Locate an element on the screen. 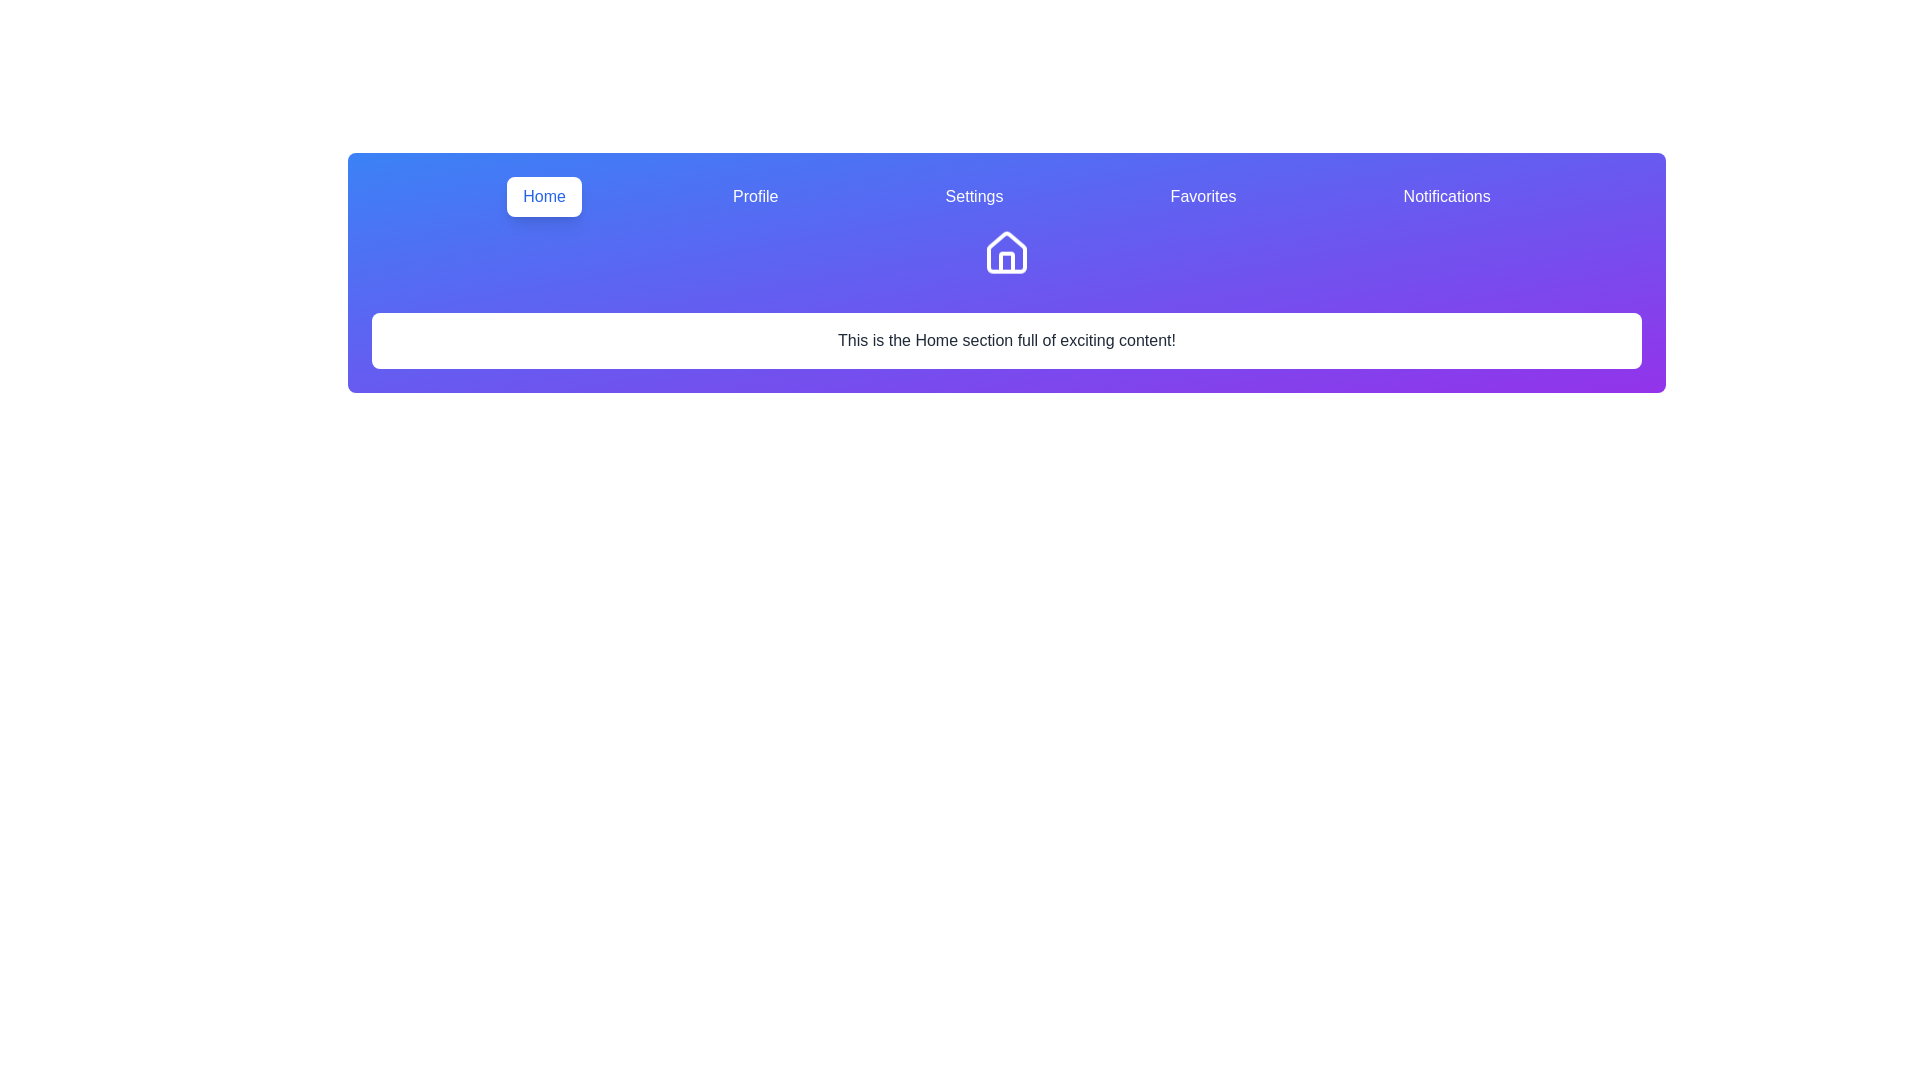 This screenshot has width=1920, height=1080. the bounce animation of the house-shaped icon with white lines on a purple background, located in the navigation bar as the first element is located at coordinates (1007, 257).